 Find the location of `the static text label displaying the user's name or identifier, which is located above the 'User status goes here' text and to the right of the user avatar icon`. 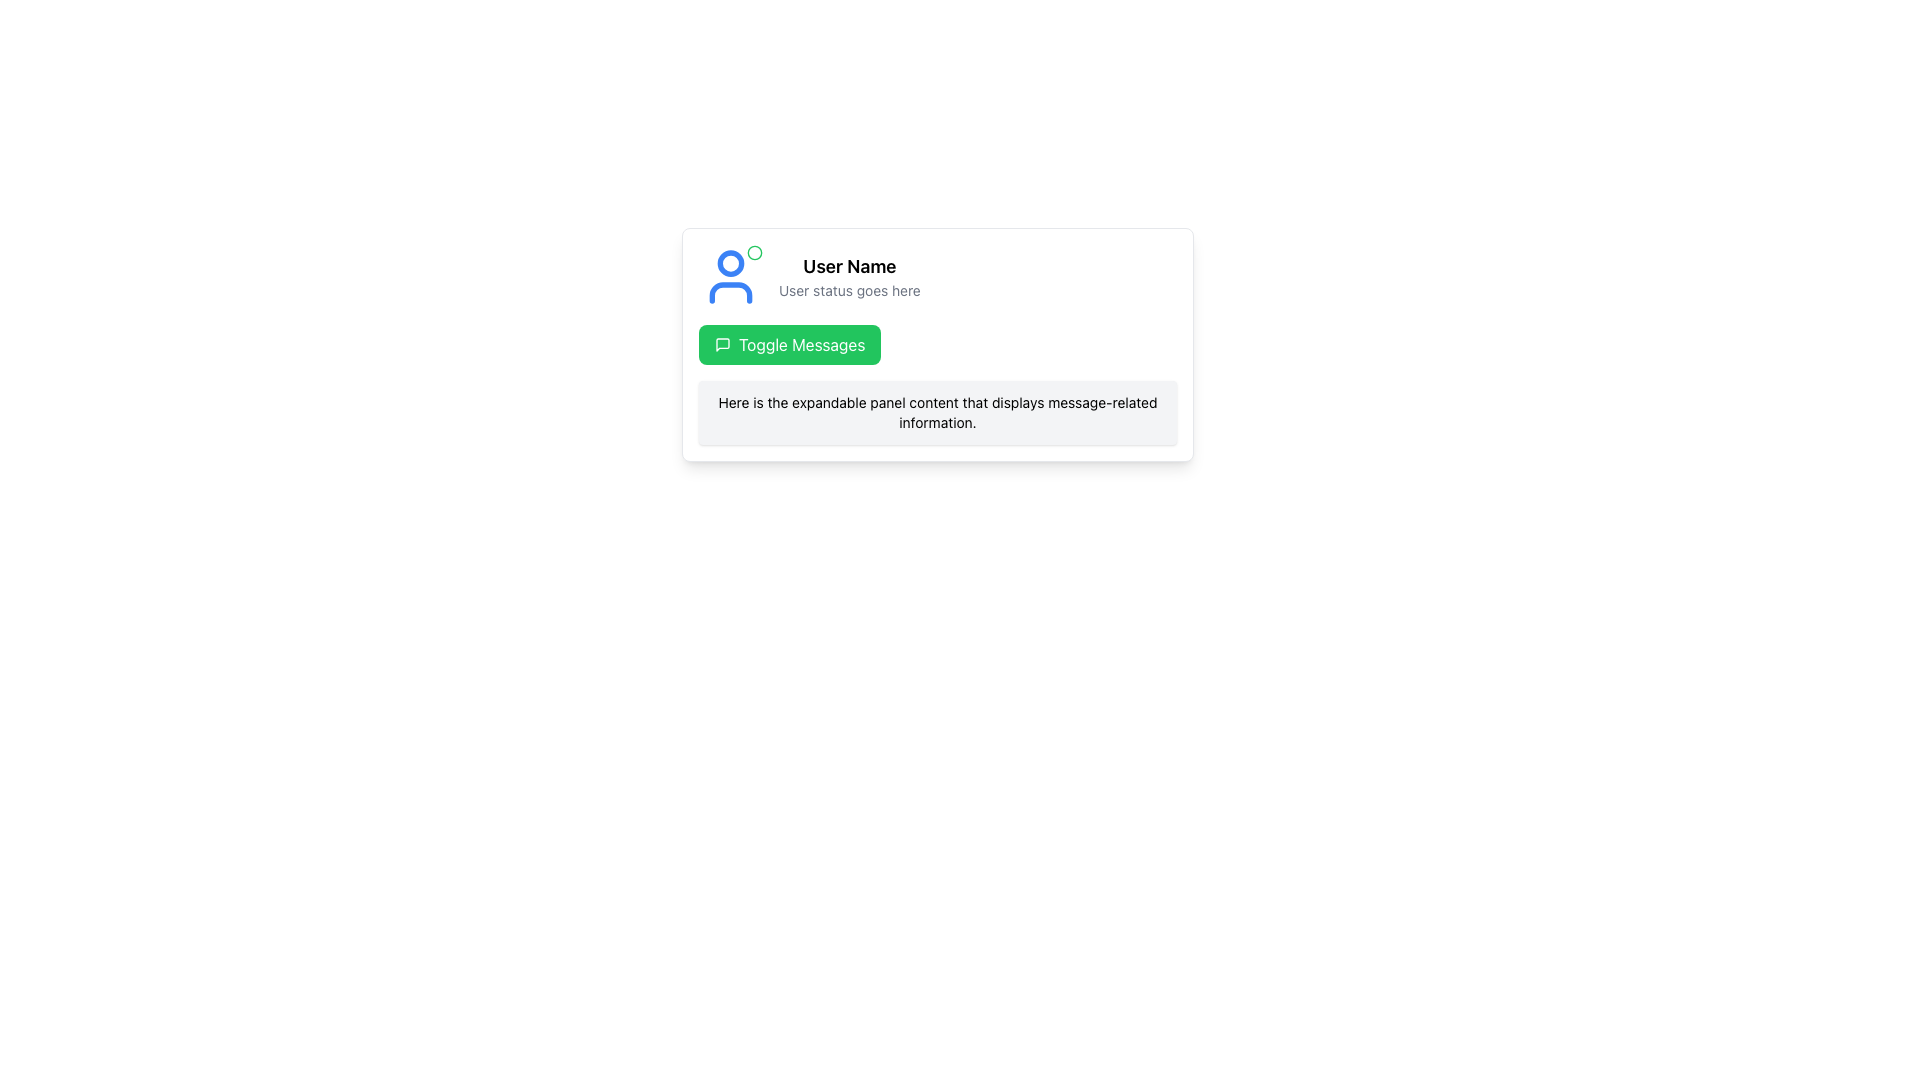

the static text label displaying the user's name or identifier, which is located above the 'User status goes here' text and to the right of the user avatar icon is located at coordinates (849, 265).